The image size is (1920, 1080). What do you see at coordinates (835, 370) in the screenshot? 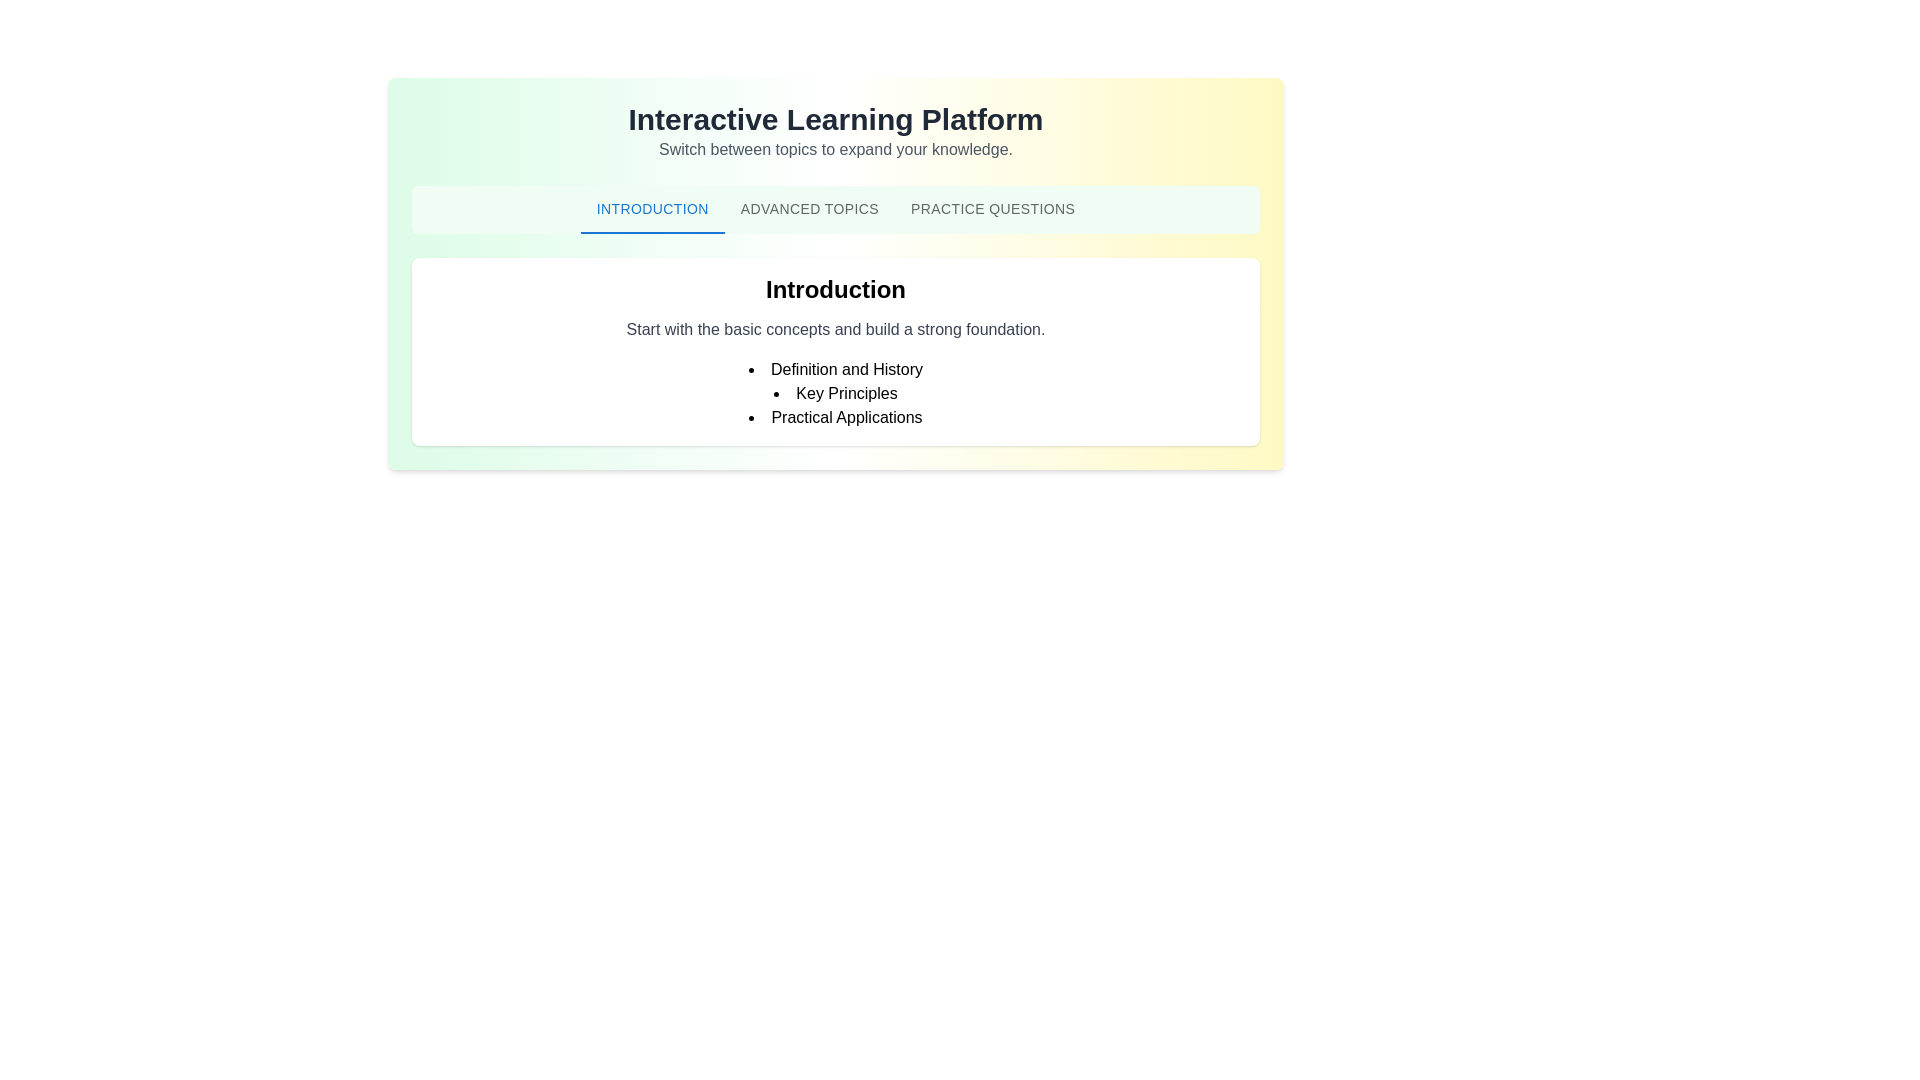
I see `the text label located as the first item in the bulleted list under the 'Introduction' section, which indicates a topic or section` at bounding box center [835, 370].